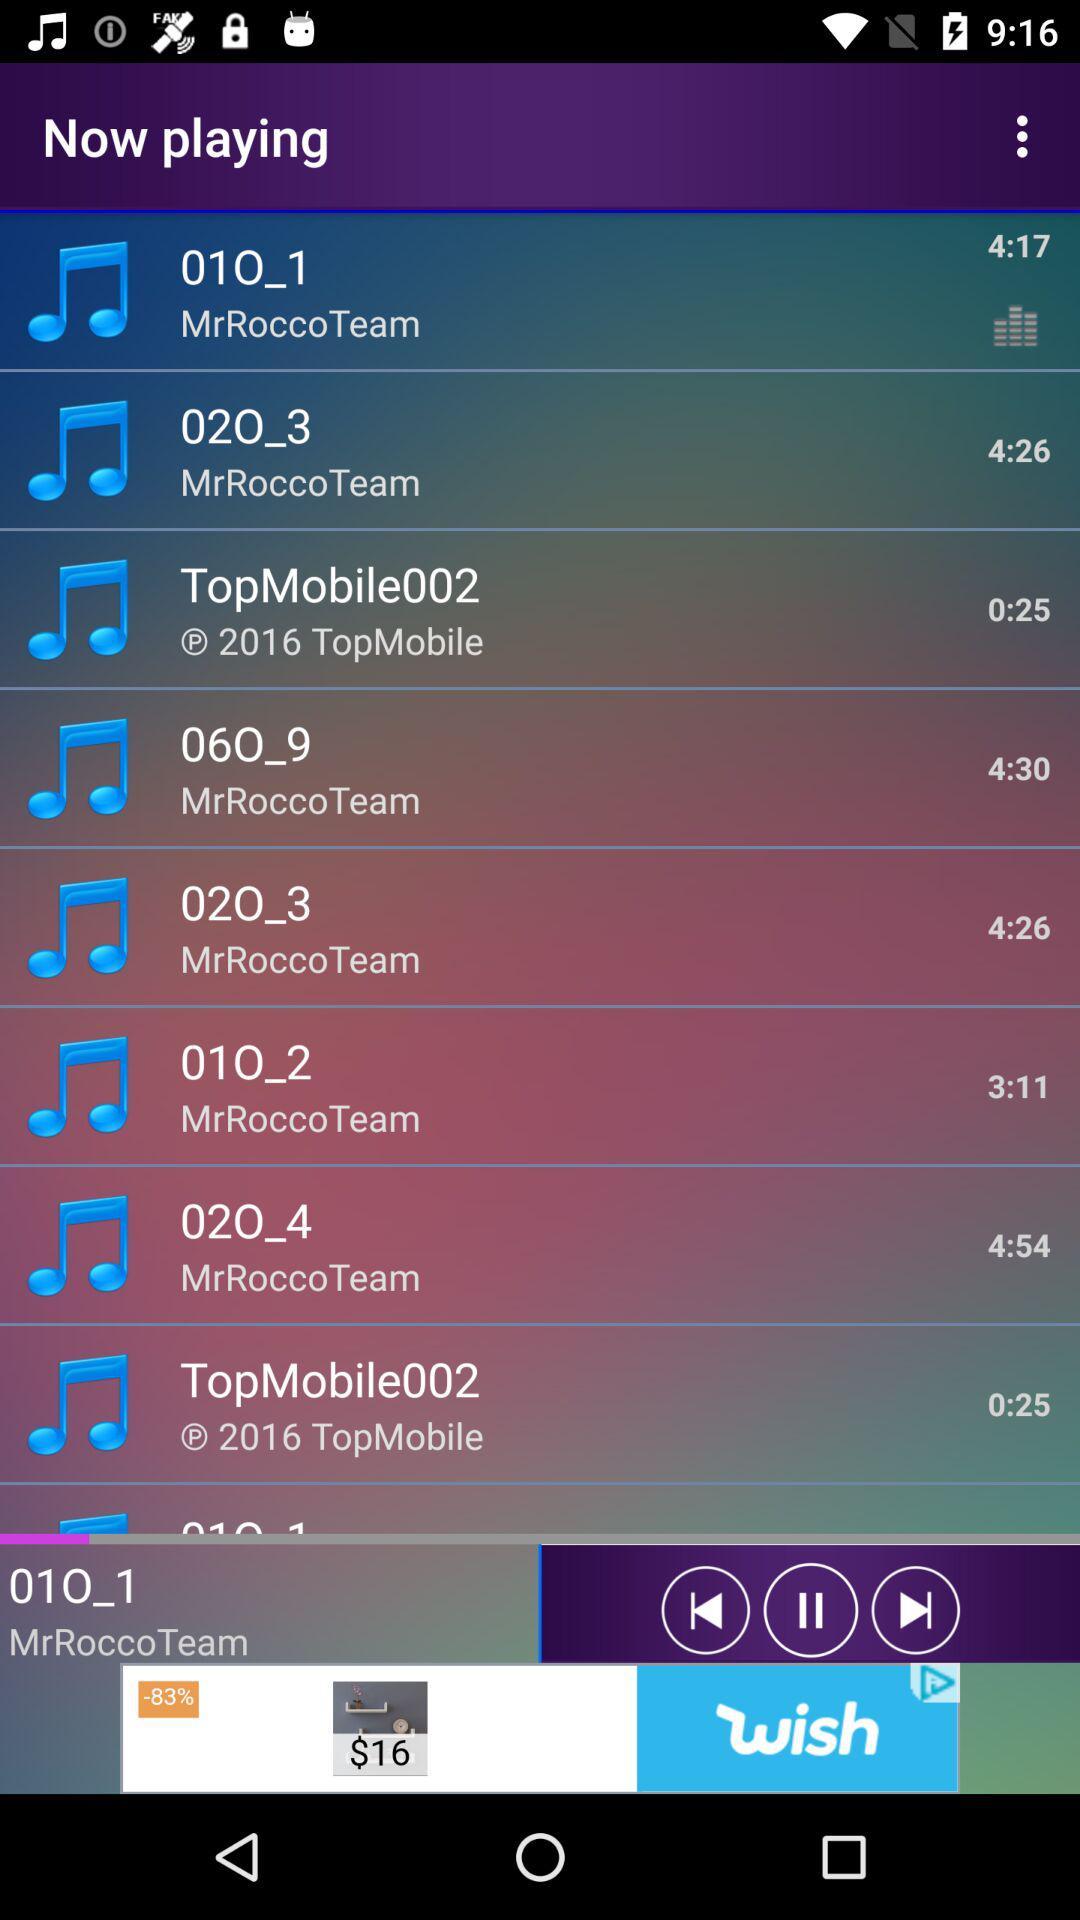  What do you see at coordinates (704, 1610) in the screenshot?
I see `previous track` at bounding box center [704, 1610].